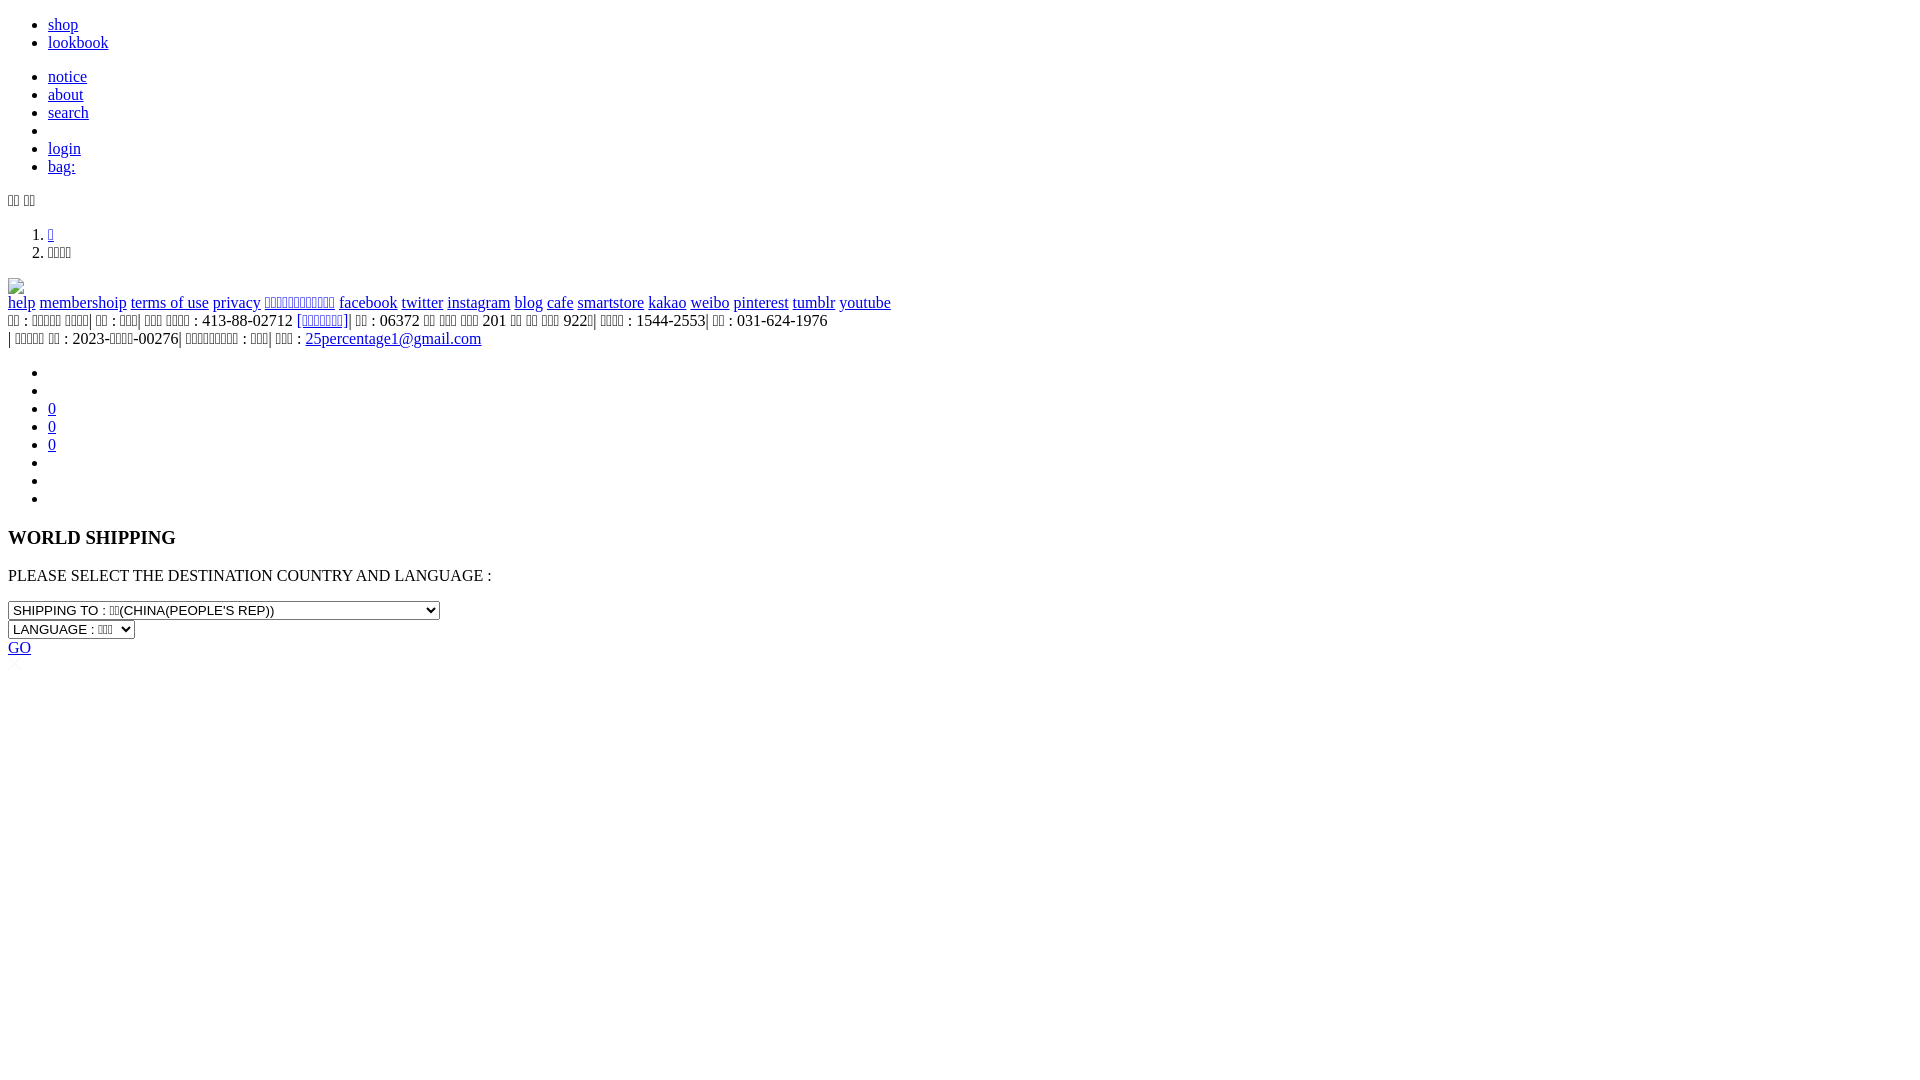  I want to click on 'youtube', so click(864, 302).